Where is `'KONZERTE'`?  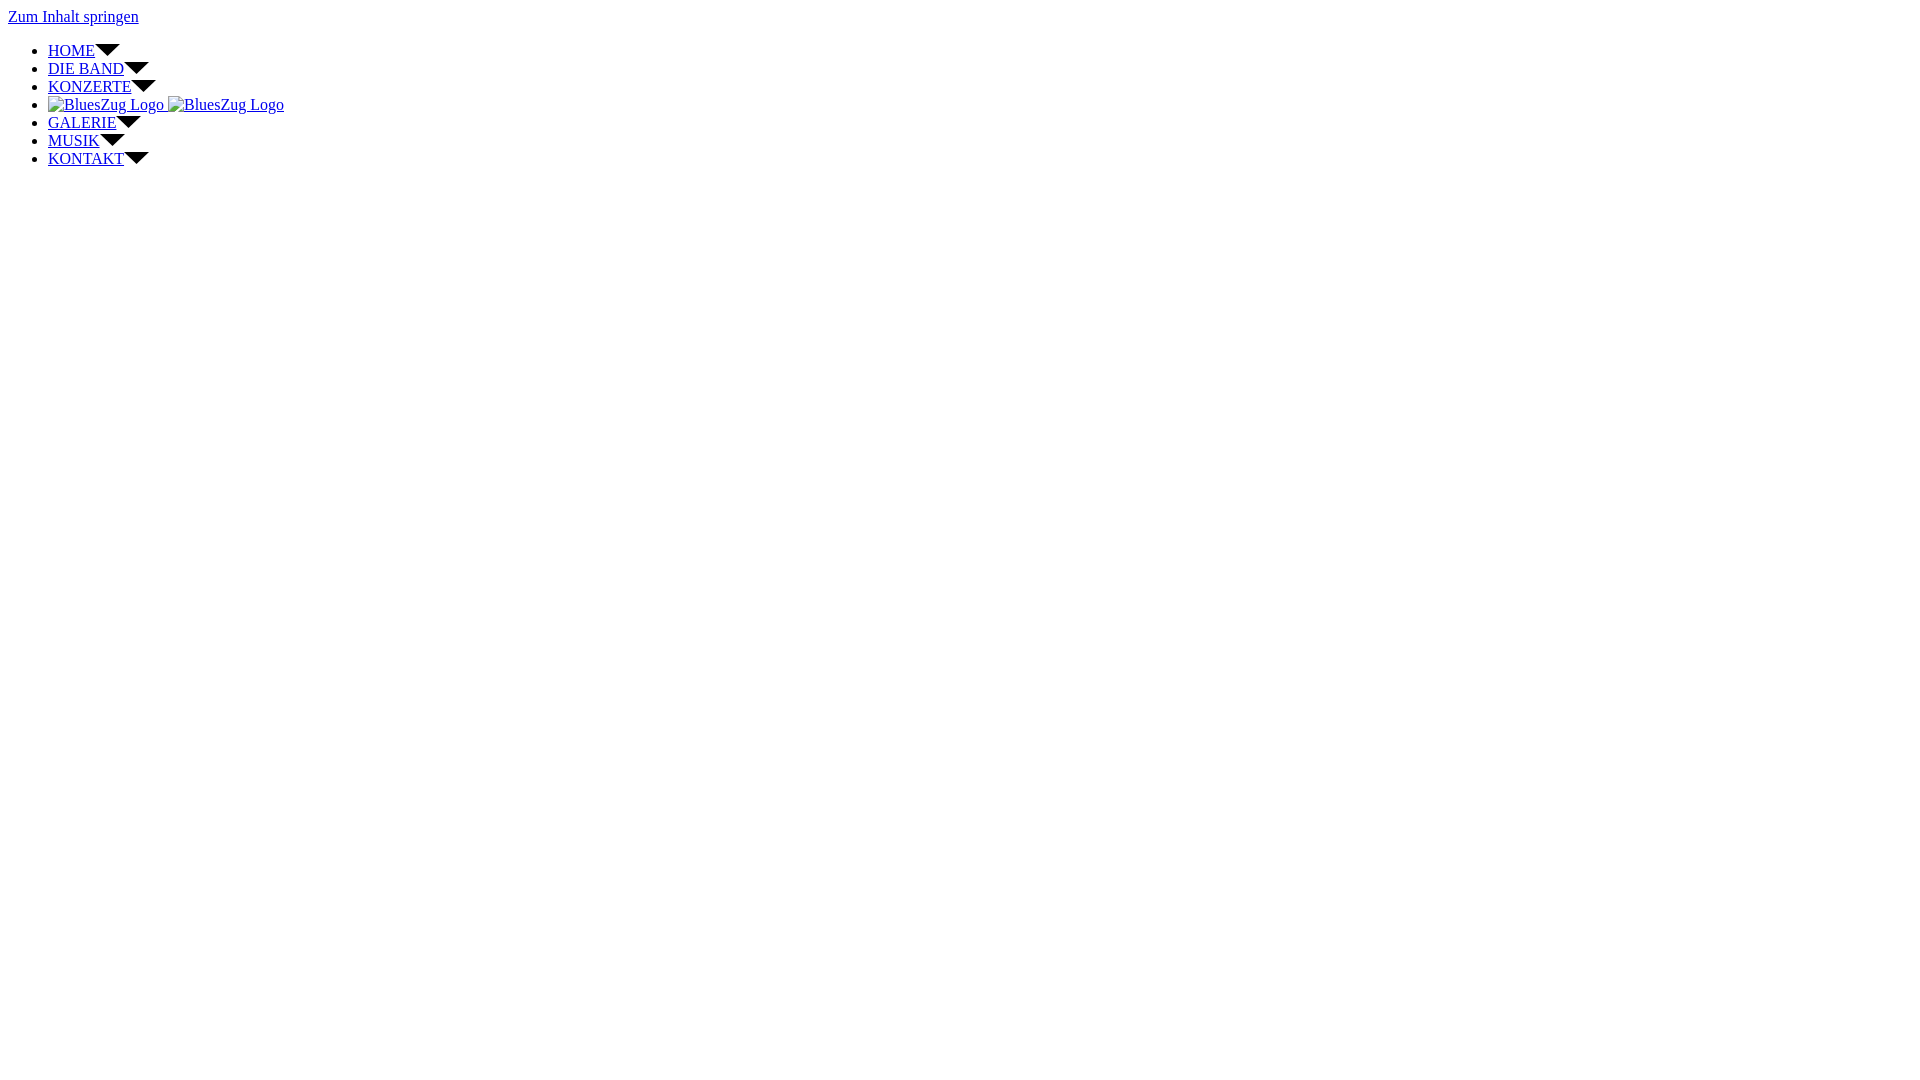 'KONZERTE' is located at coordinates (100, 85).